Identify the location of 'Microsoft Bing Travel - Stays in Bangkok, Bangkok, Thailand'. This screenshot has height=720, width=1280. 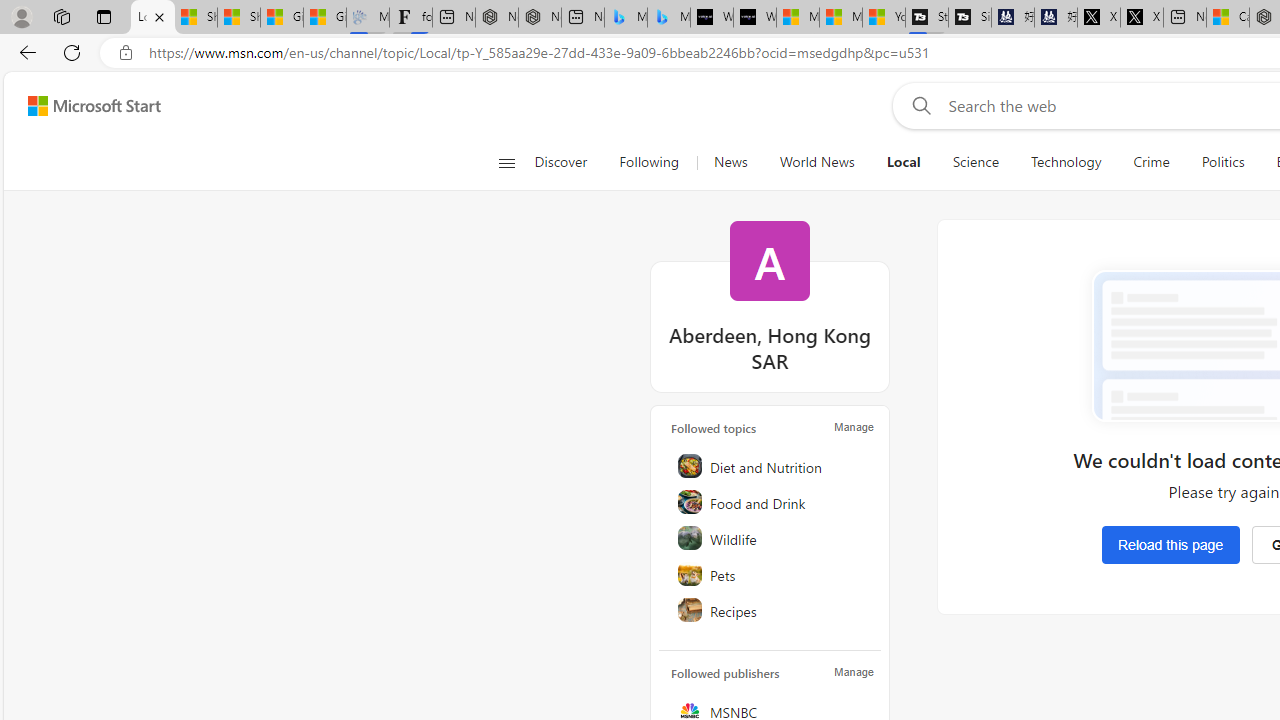
(624, 17).